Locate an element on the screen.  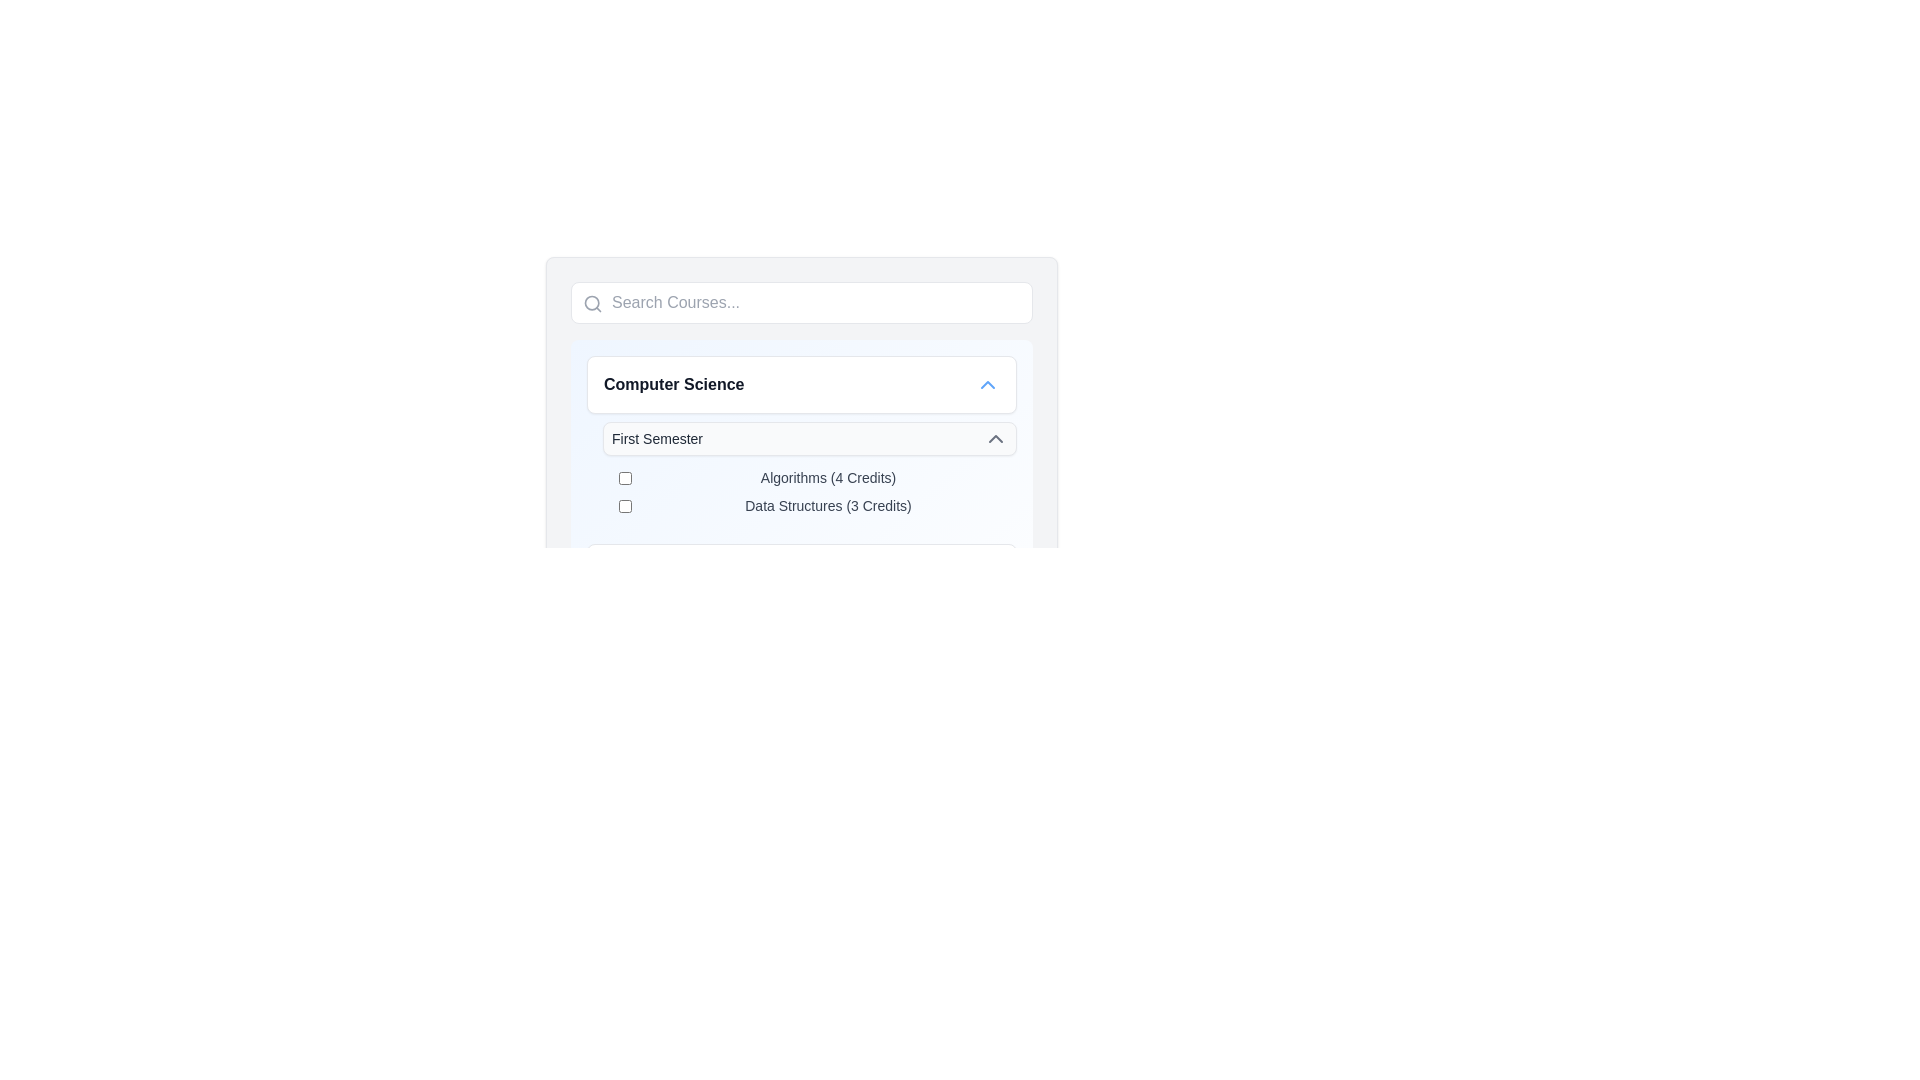
the text label that describes the checkbox for selecting the course in the 'First Semester' section of the 'Computer Science' category is located at coordinates (828, 478).